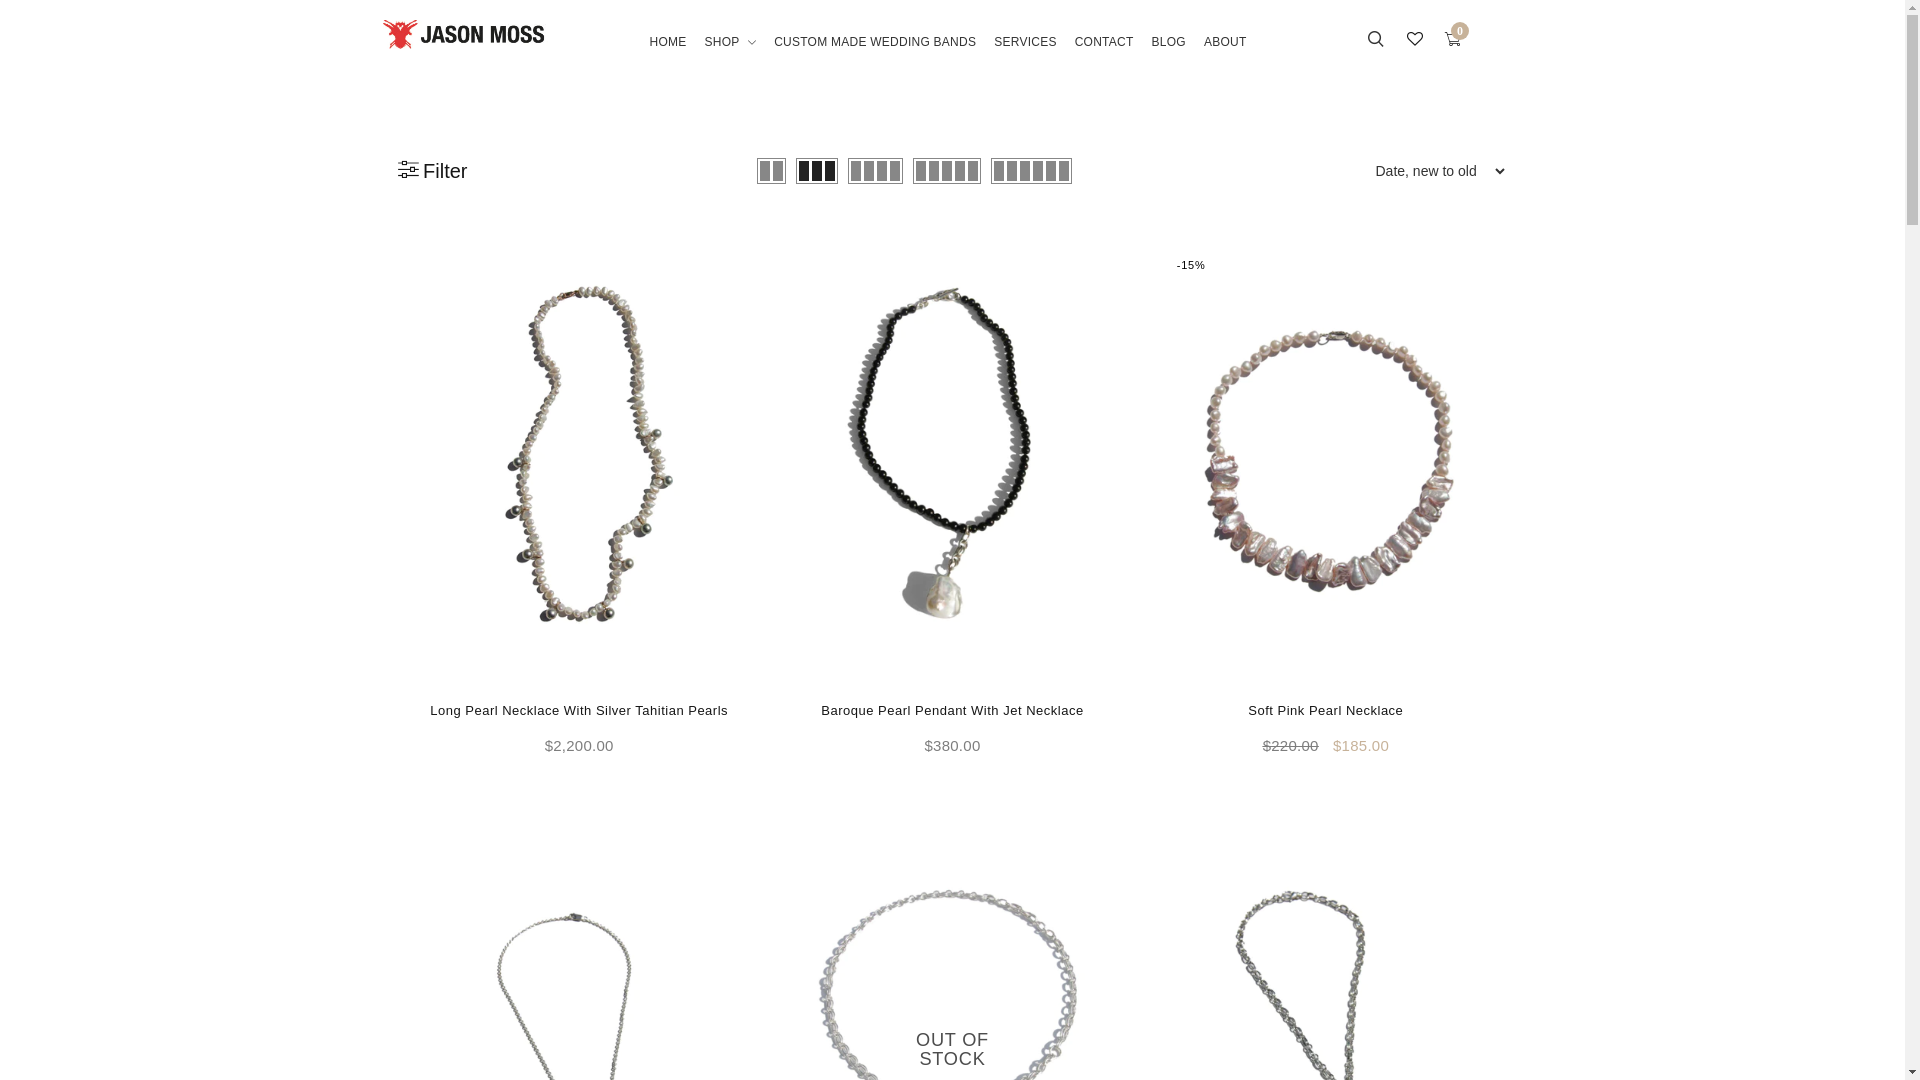  What do you see at coordinates (911, 169) in the screenshot?
I see `'5 col'` at bounding box center [911, 169].